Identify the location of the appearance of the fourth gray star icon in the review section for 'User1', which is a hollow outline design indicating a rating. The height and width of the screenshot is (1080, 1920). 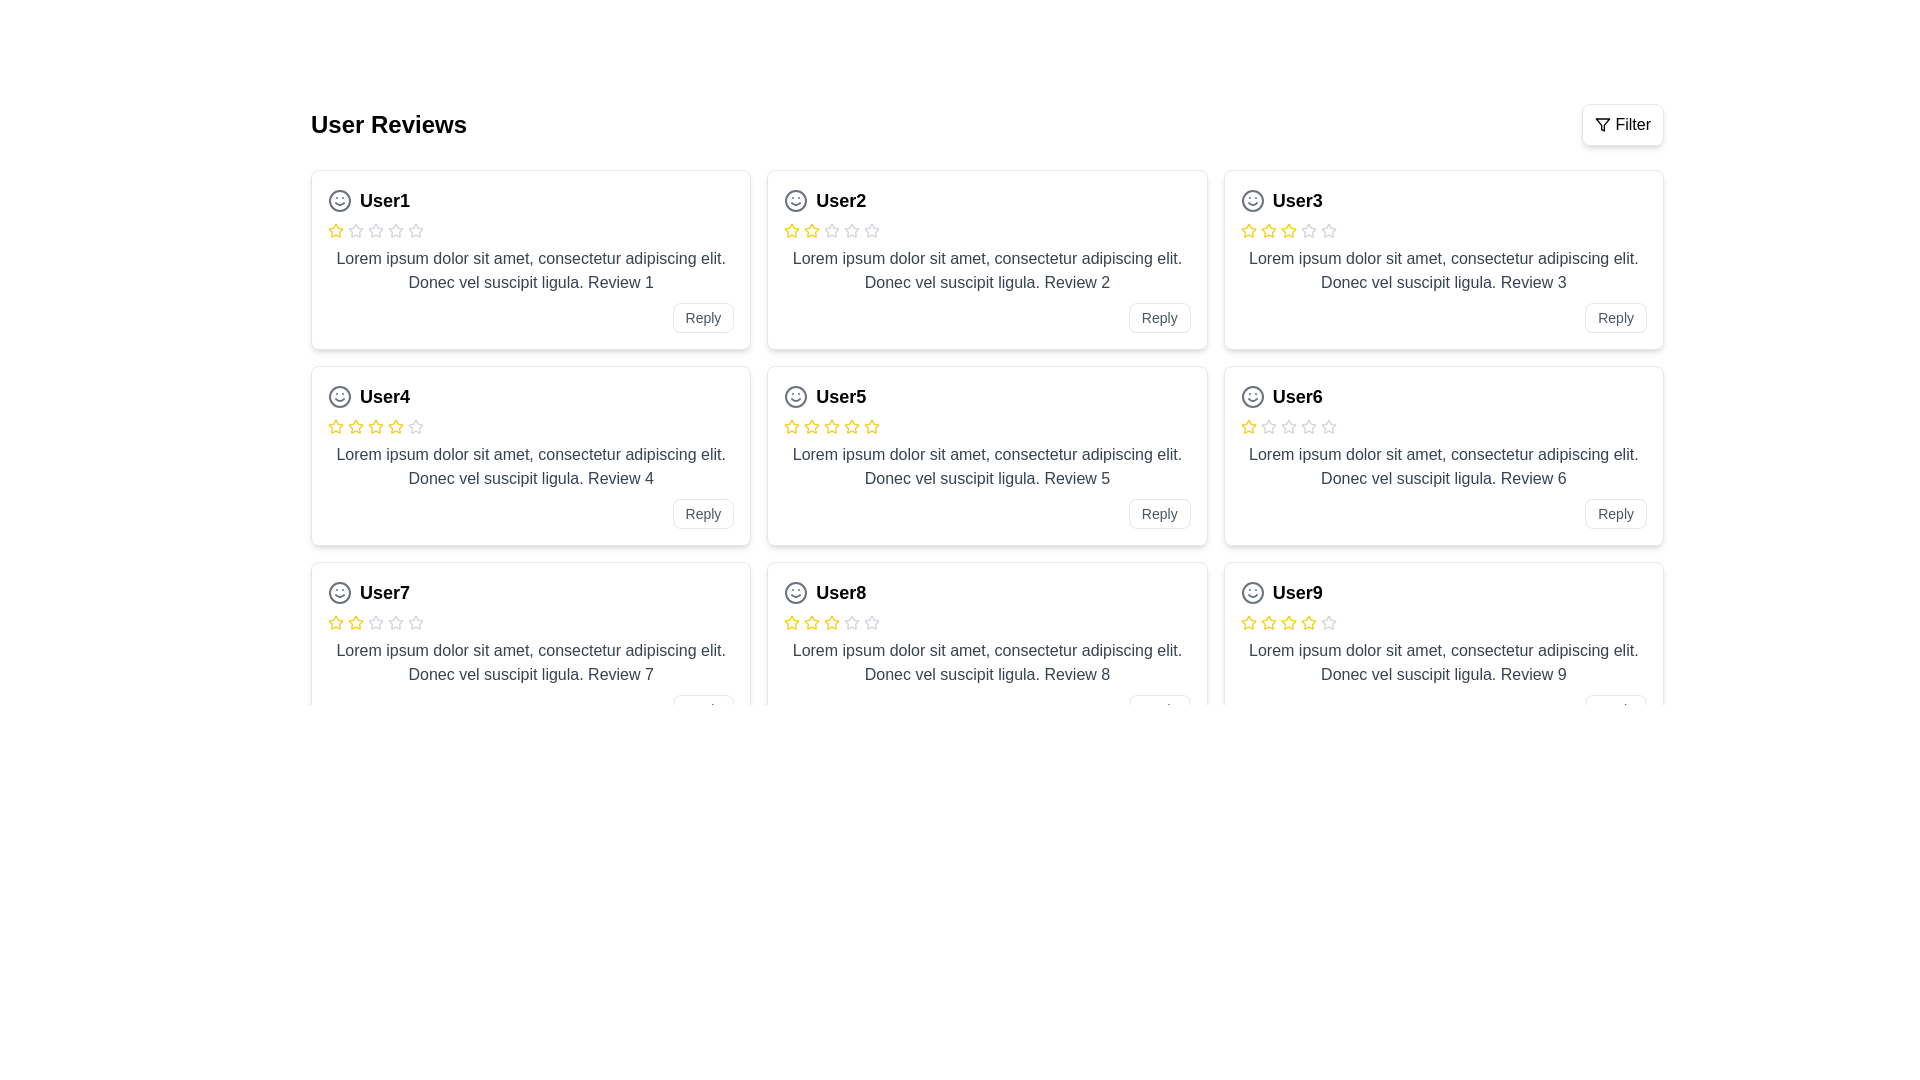
(375, 230).